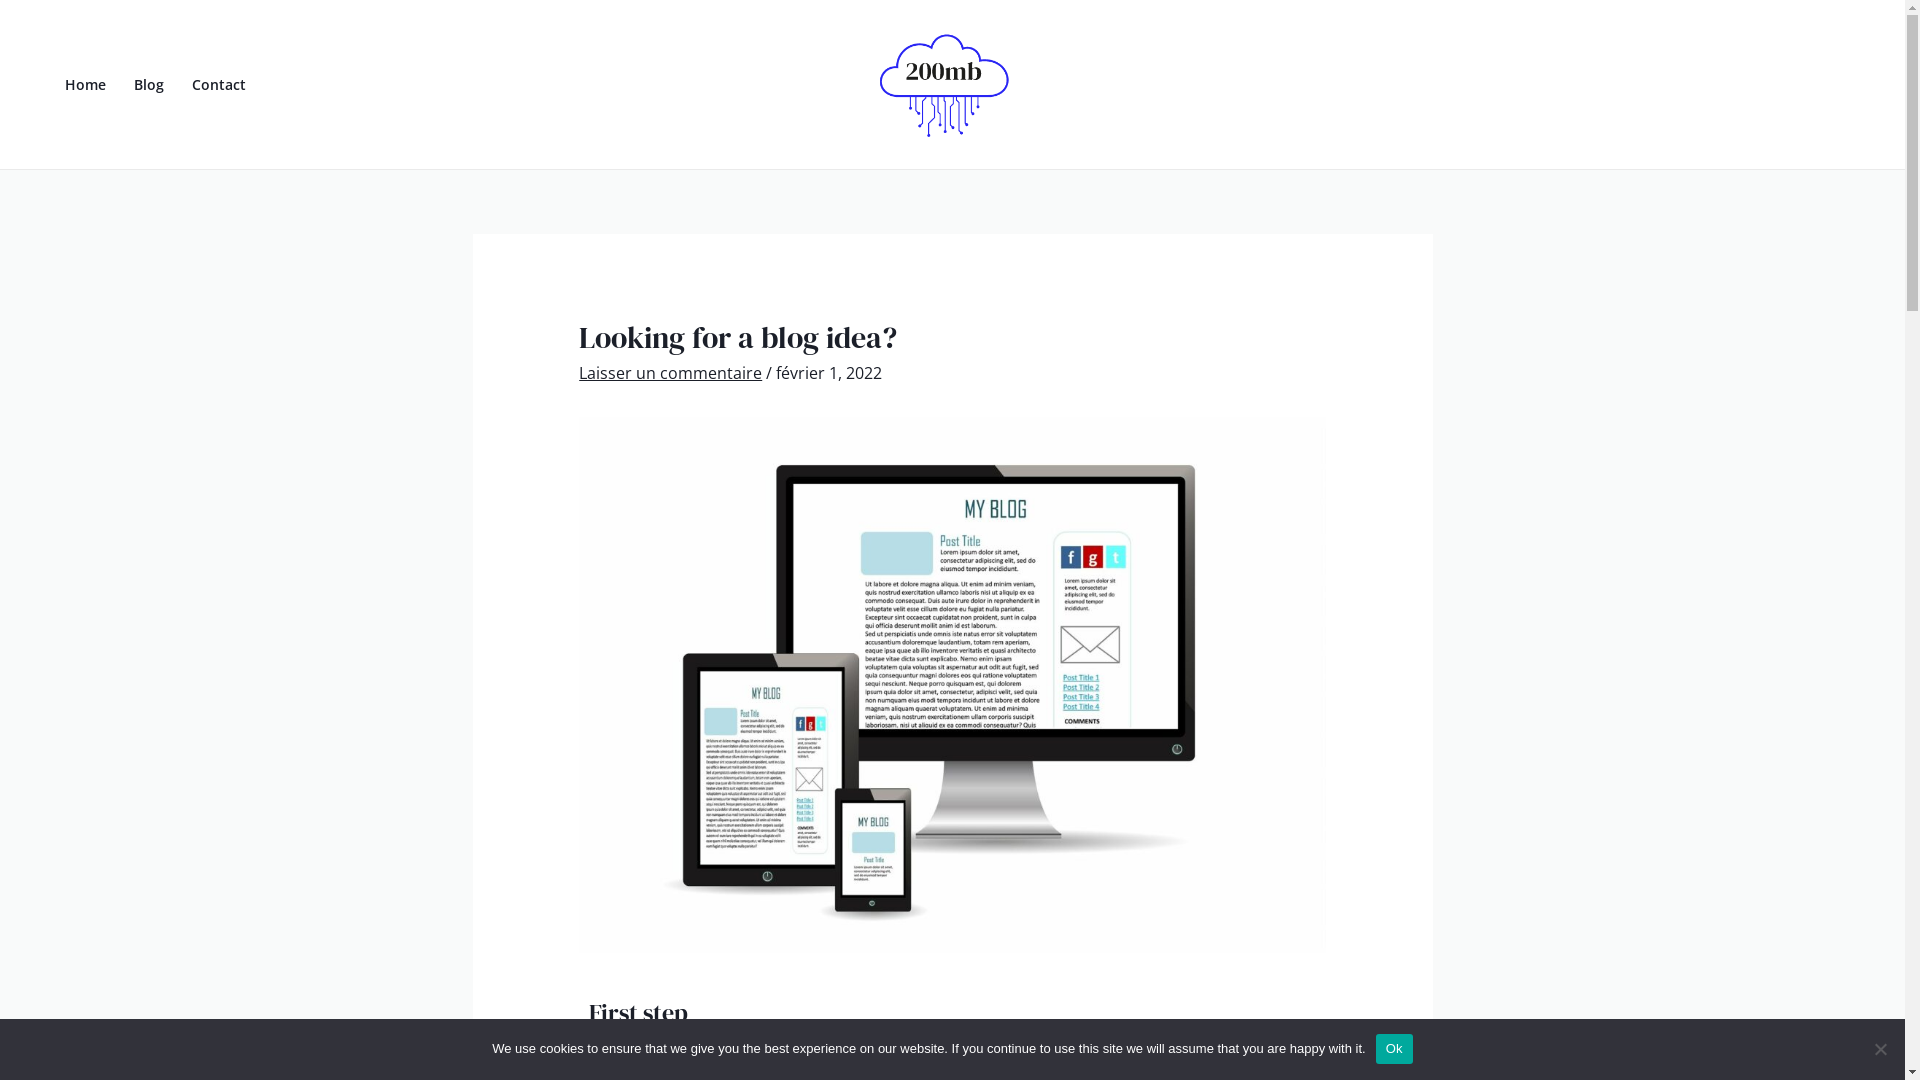 This screenshot has height=1080, width=1920. What do you see at coordinates (219, 83) in the screenshot?
I see `'Contact'` at bounding box center [219, 83].